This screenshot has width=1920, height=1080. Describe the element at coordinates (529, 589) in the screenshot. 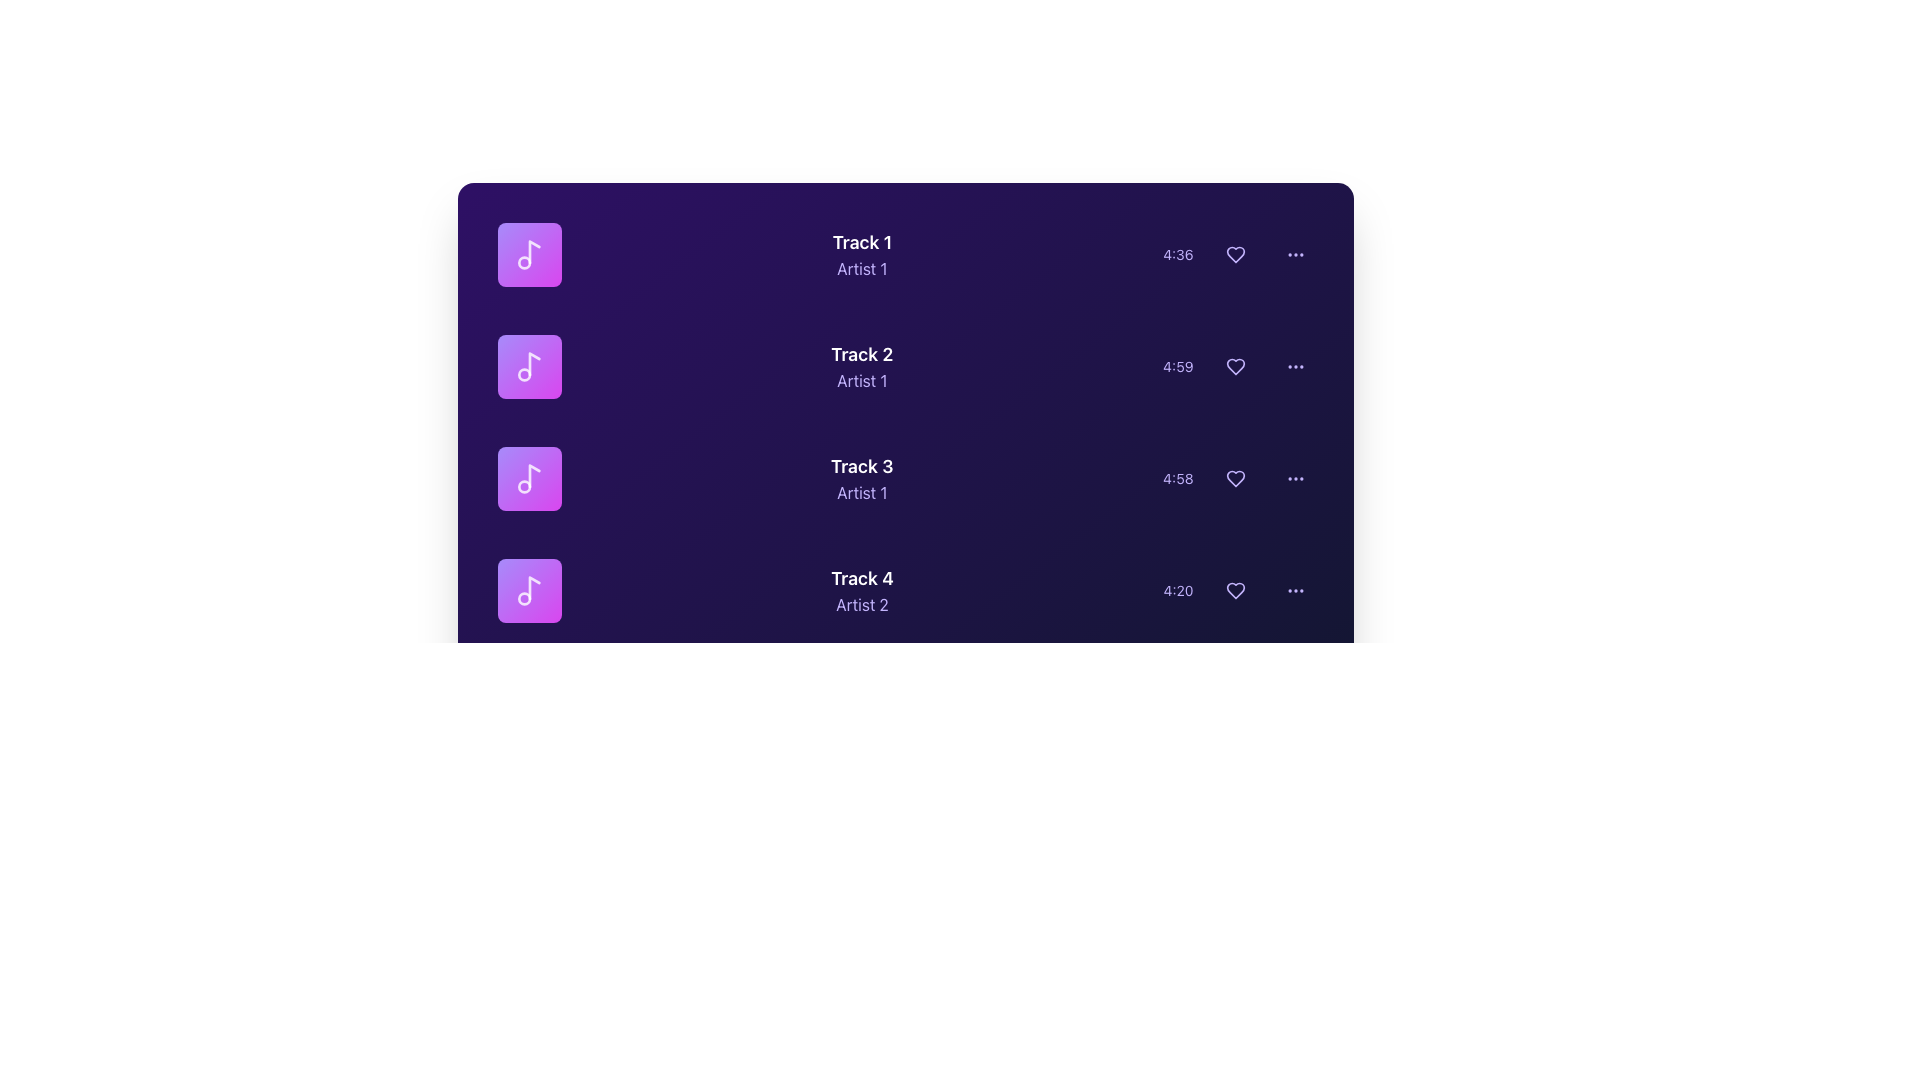

I see `the music note icon, which is the fourth in a vertical sequence of icons on a gradient purple background, aligned with the 'Track 4' label` at that location.